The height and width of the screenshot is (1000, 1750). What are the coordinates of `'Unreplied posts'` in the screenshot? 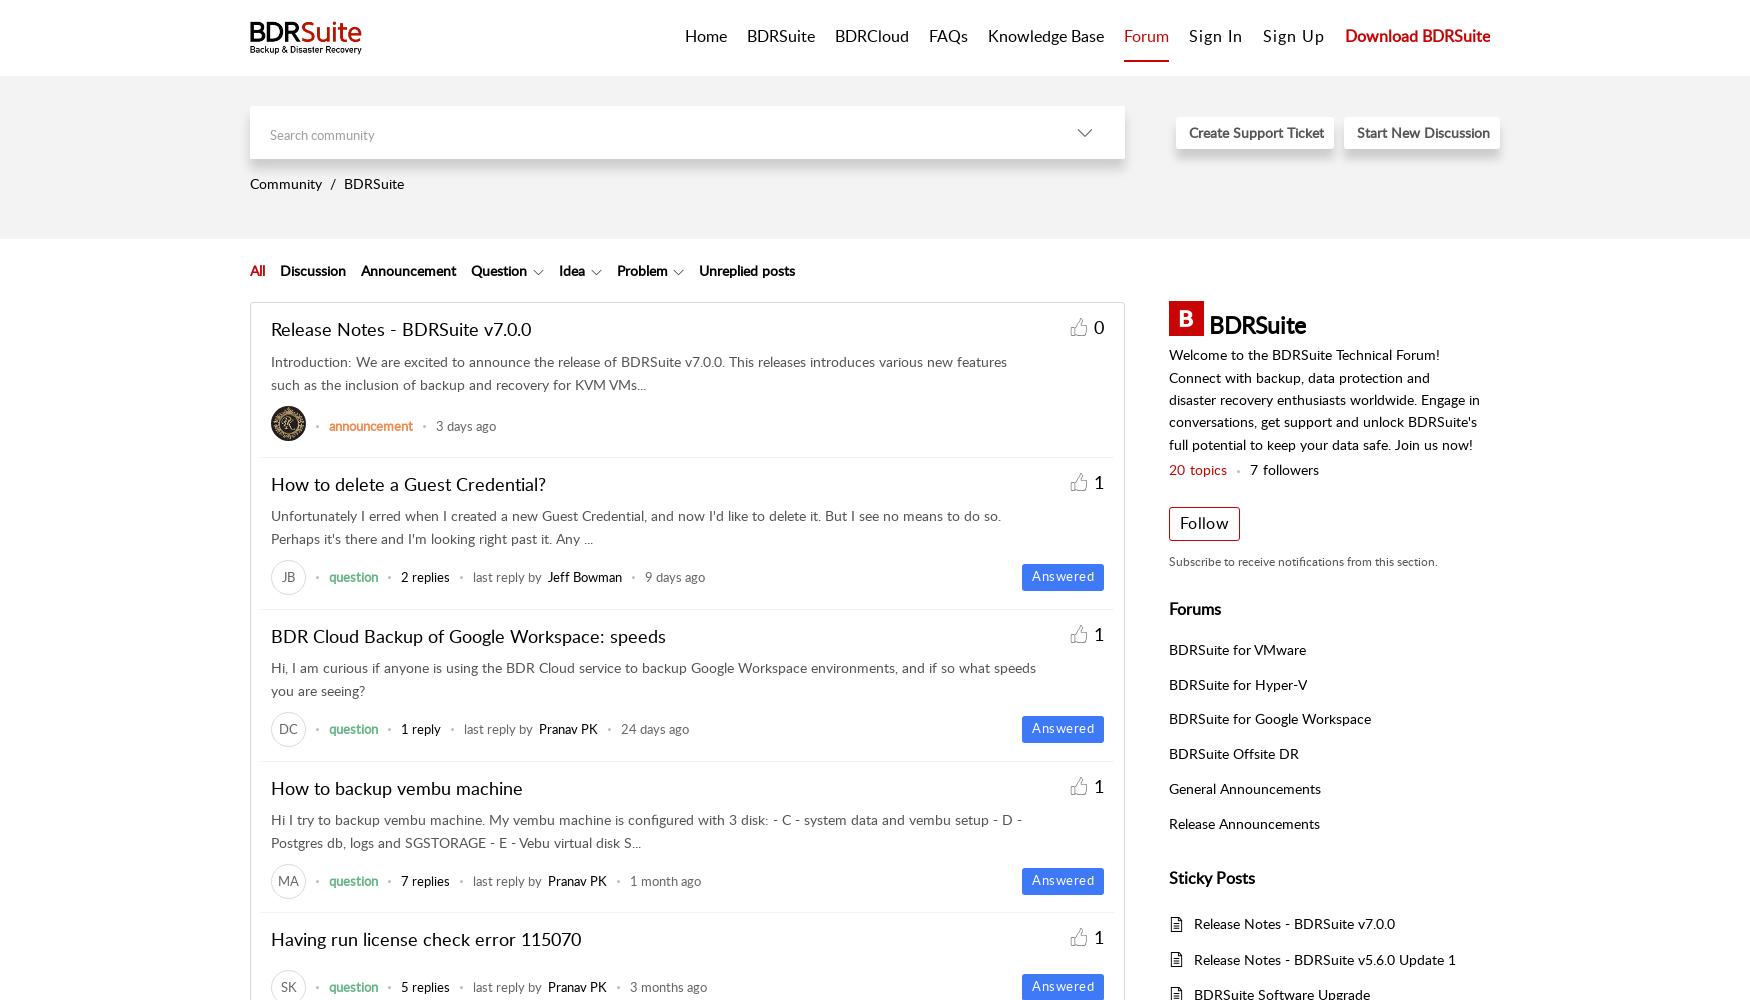 It's located at (747, 270).